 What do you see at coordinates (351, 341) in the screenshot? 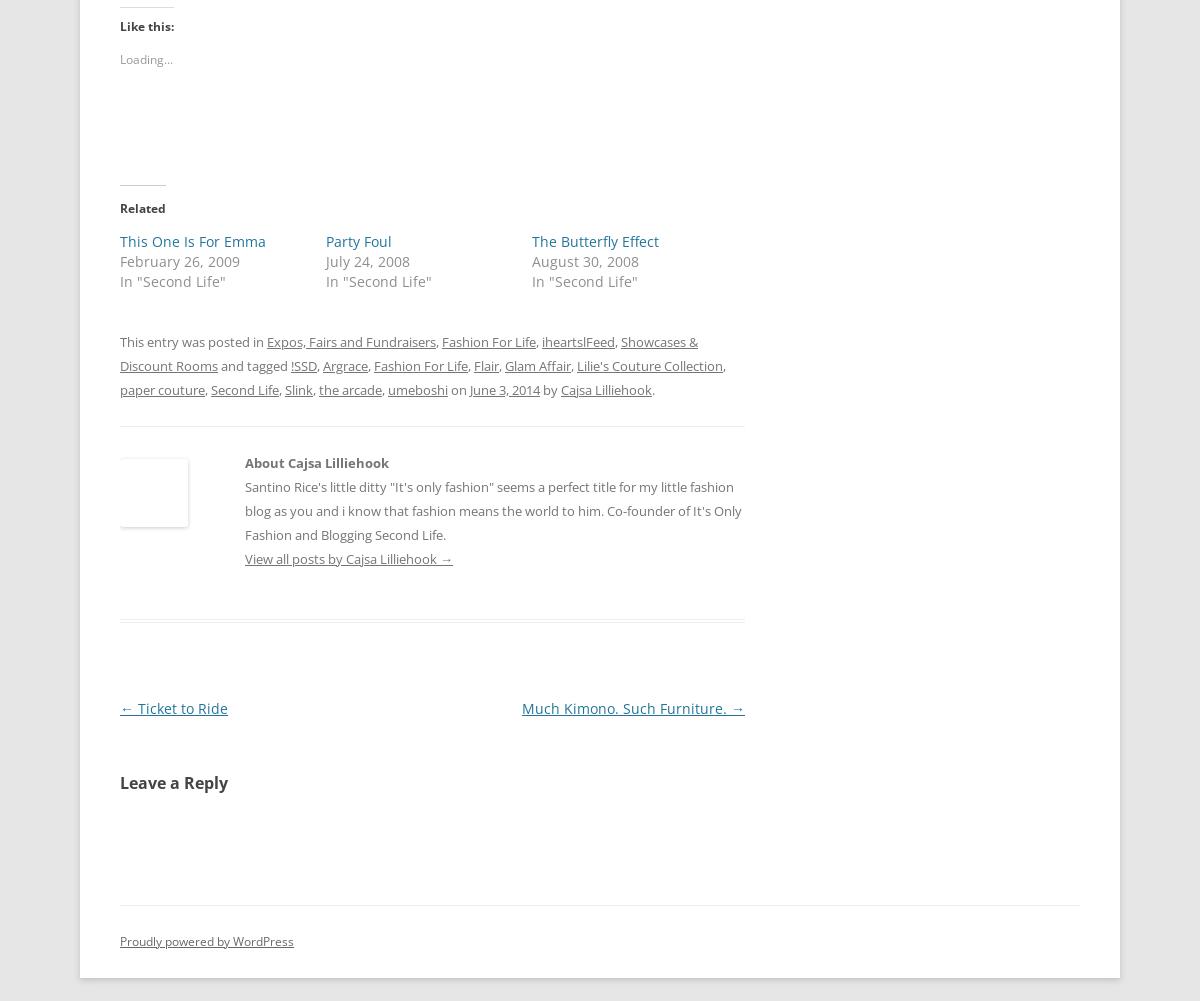
I see `'Expos, Fairs and Fundraisers'` at bounding box center [351, 341].